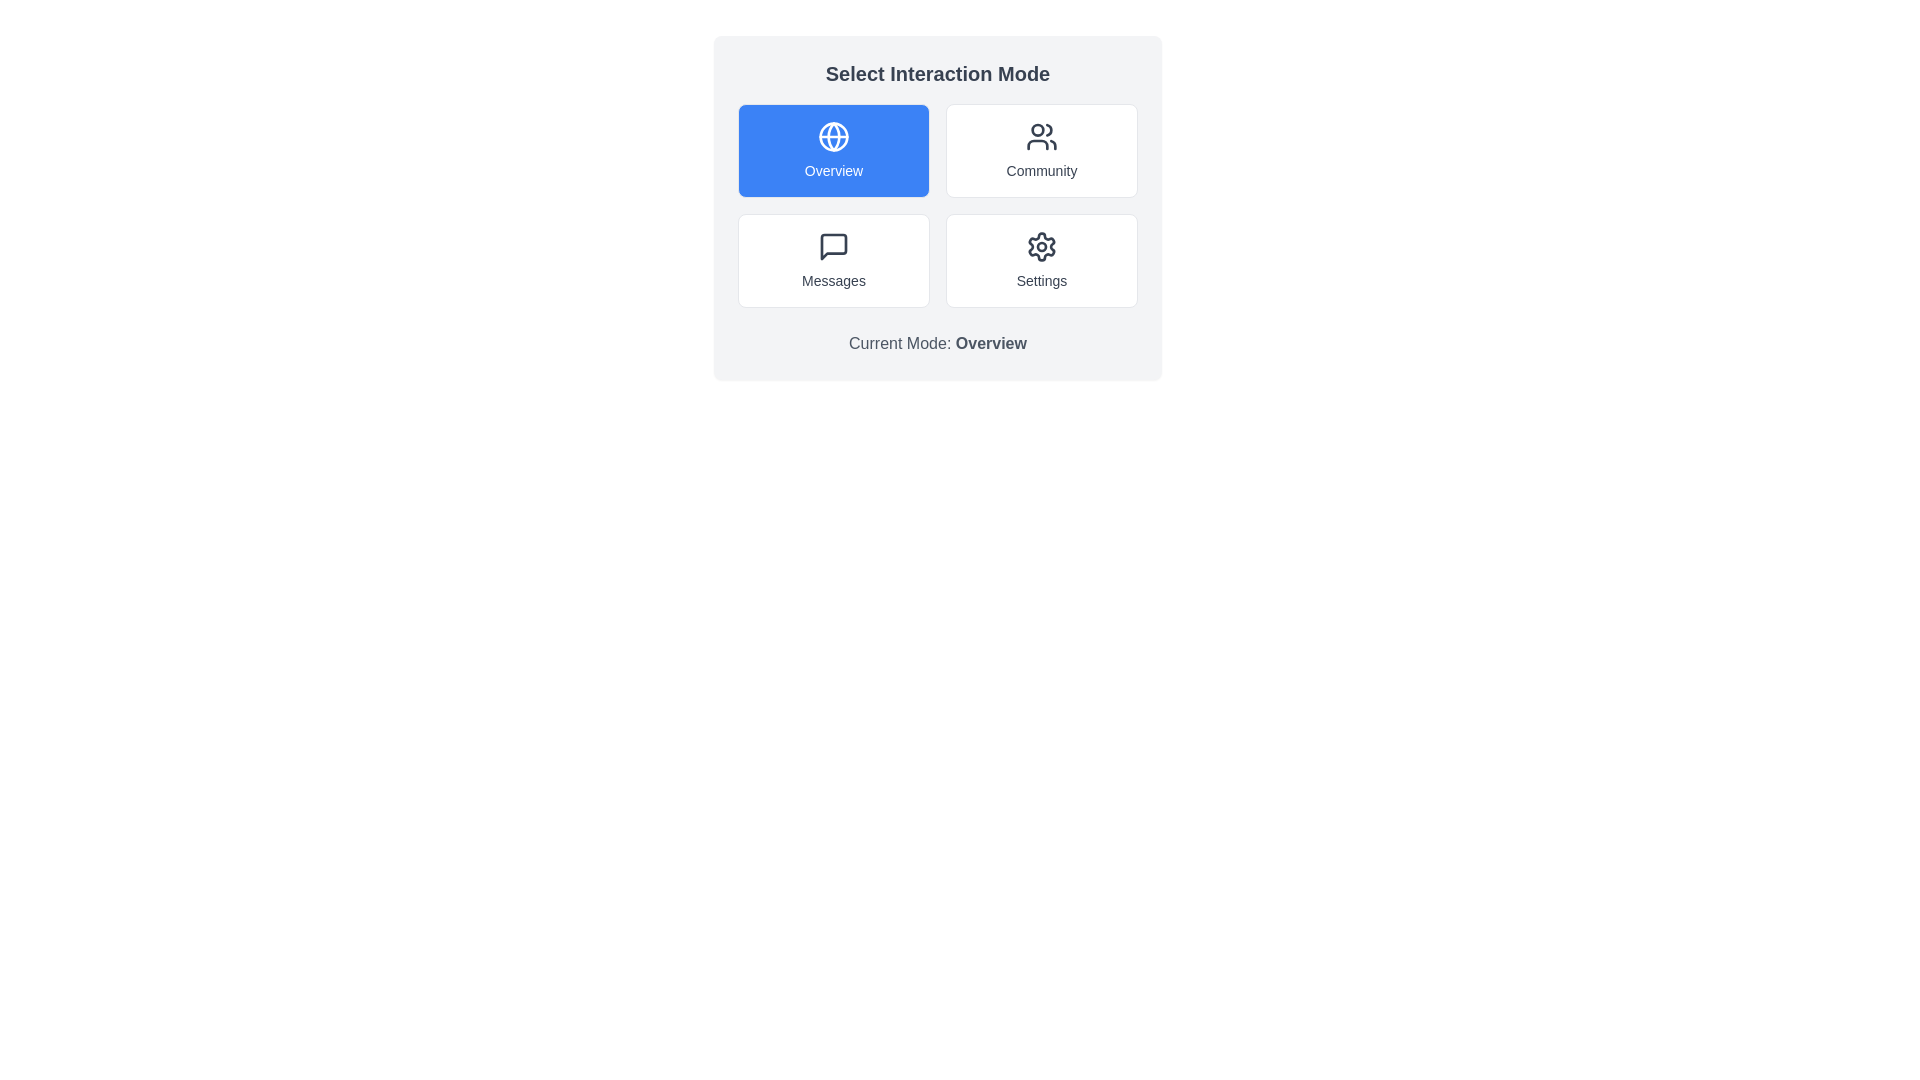 Image resolution: width=1920 pixels, height=1080 pixels. Describe the element at coordinates (834, 260) in the screenshot. I see `the button corresponding to the interaction mode Messages` at that location.